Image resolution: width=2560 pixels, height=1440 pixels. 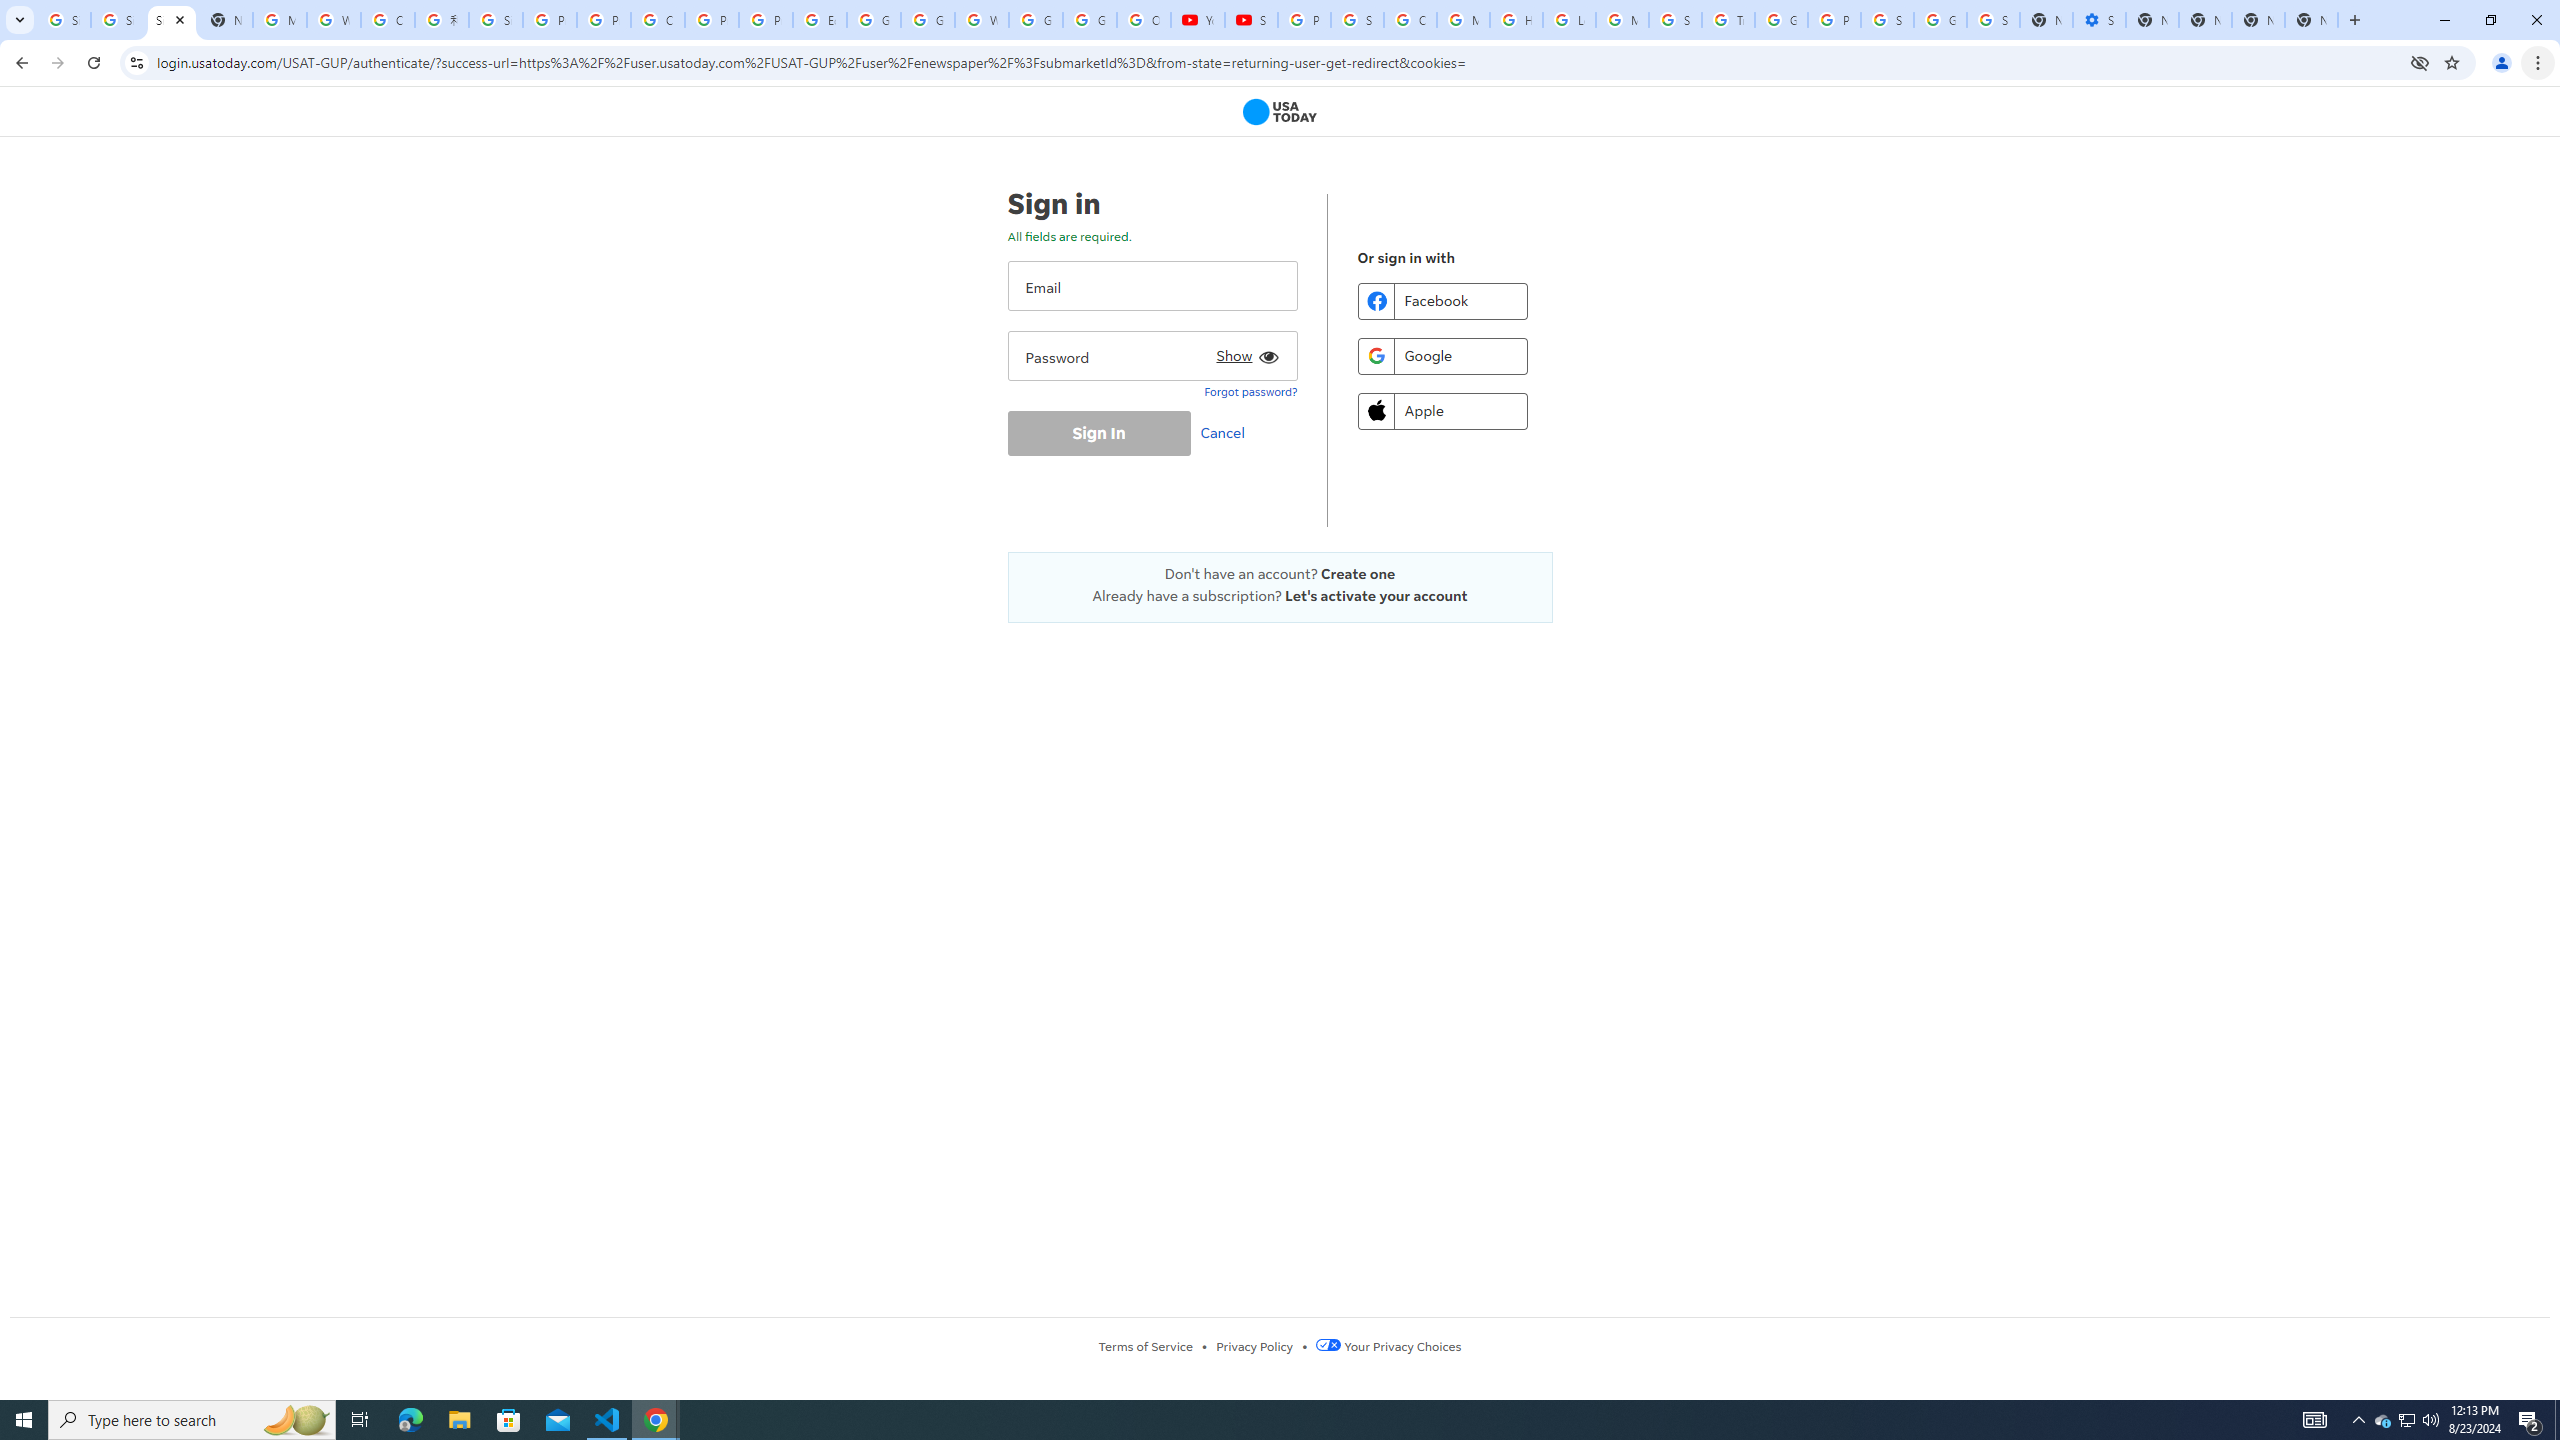 I want to click on 'Facebook', so click(x=1442, y=299).